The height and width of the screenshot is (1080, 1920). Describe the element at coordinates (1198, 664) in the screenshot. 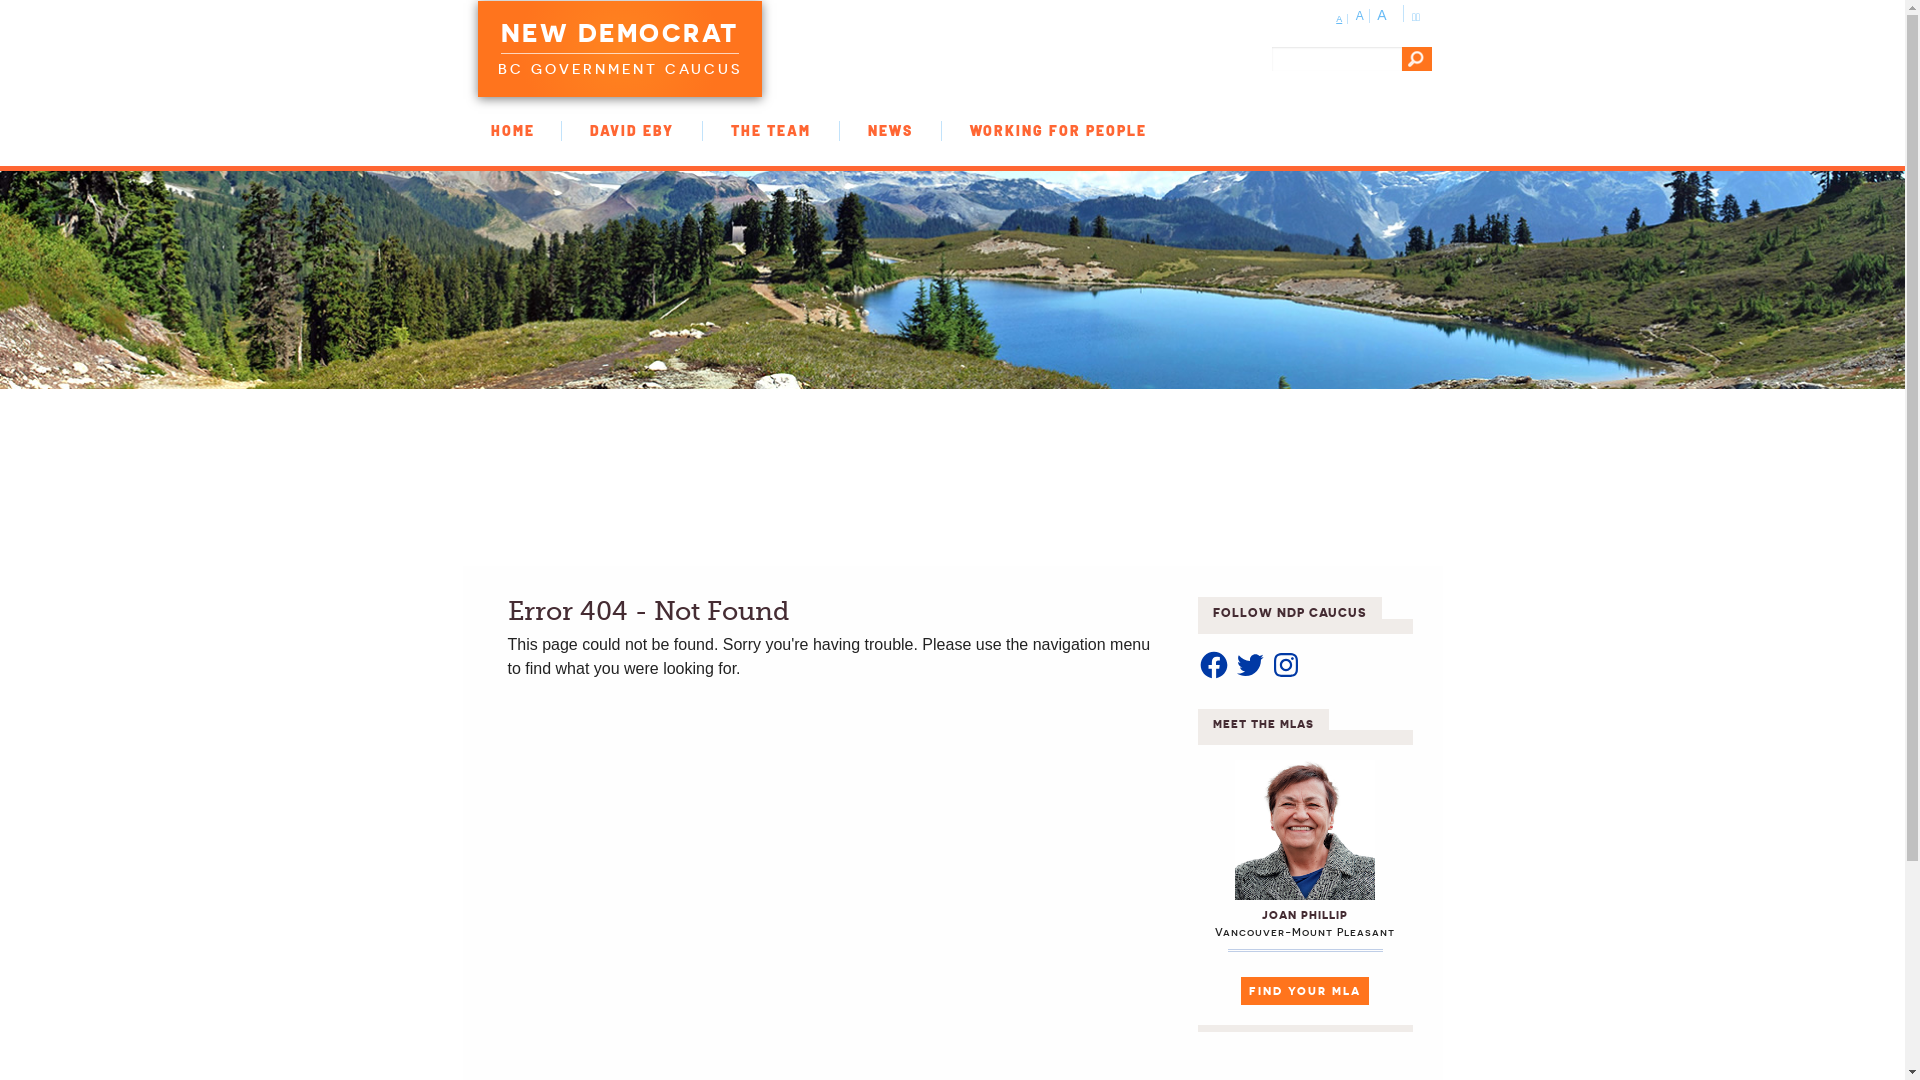

I see `'Facebook'` at that location.